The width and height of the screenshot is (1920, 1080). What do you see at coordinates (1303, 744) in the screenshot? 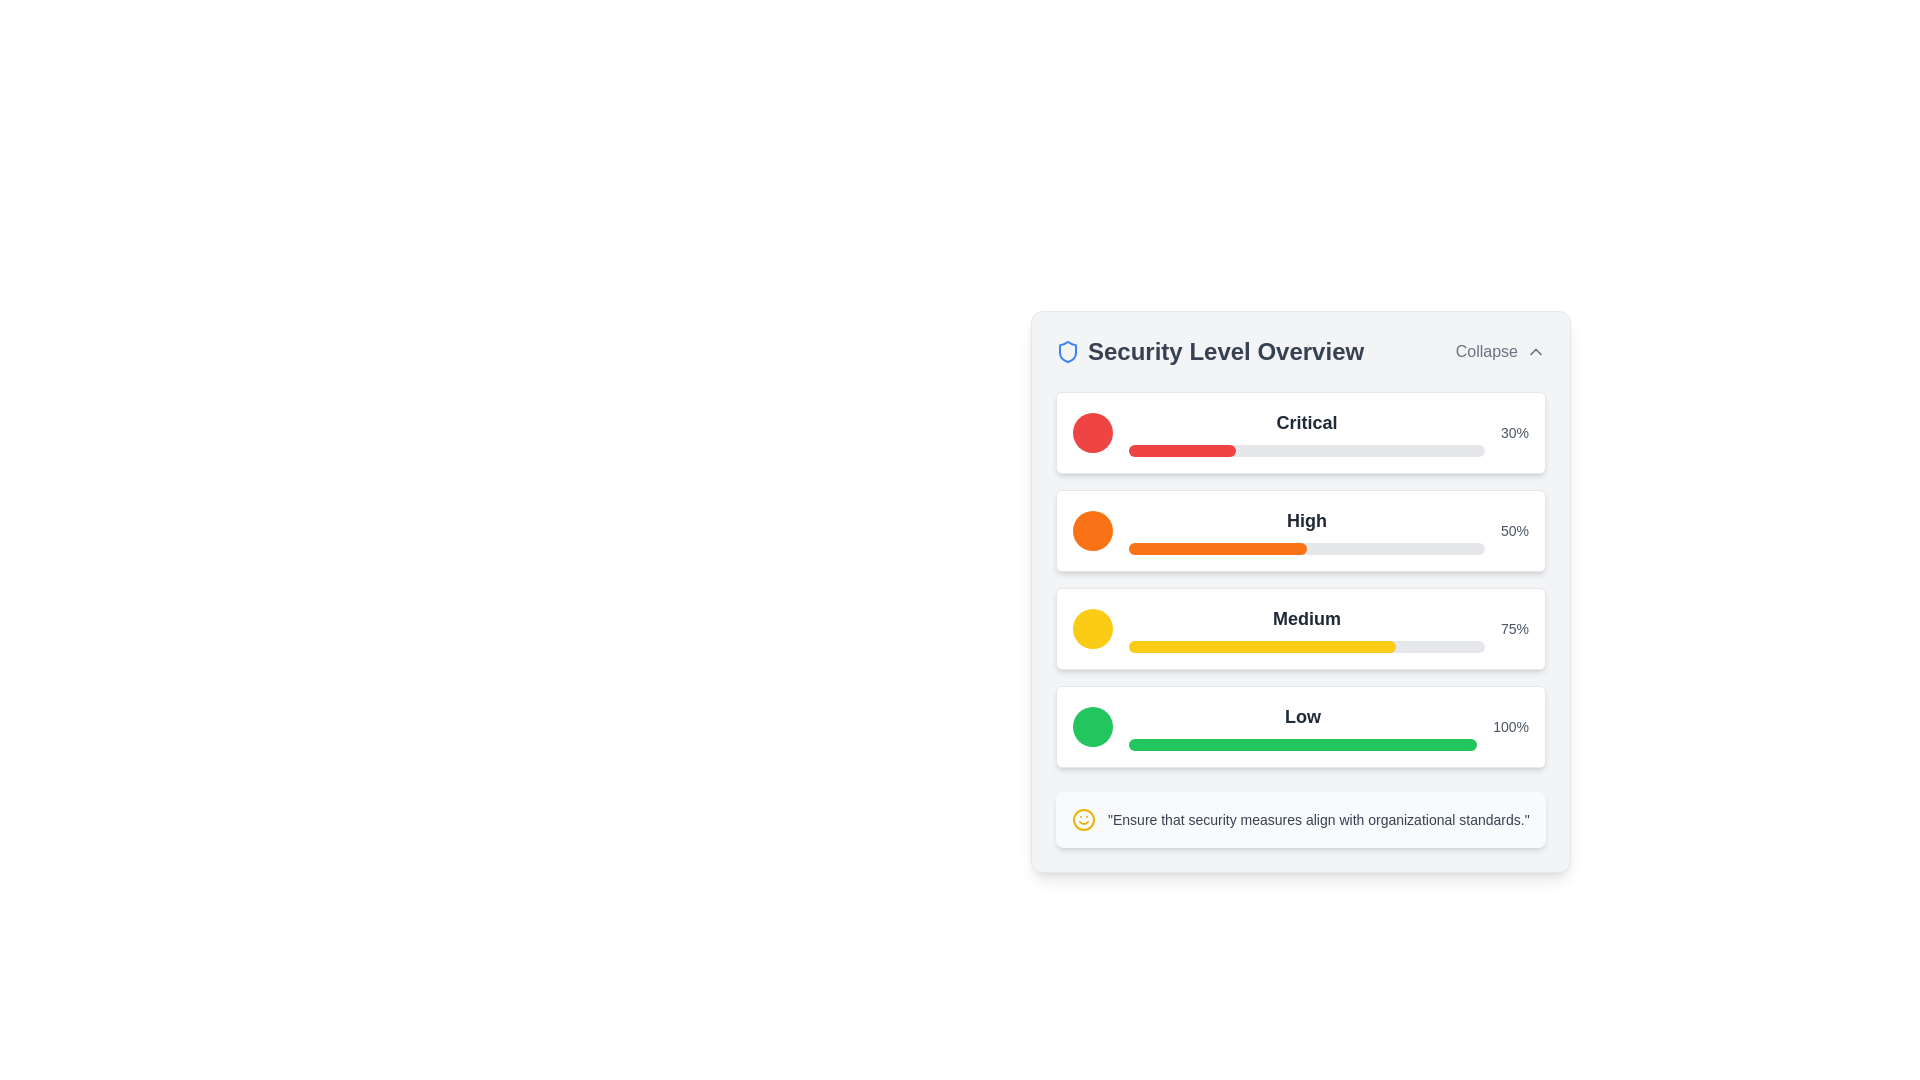
I see `the progress bar indicating completion level, located at the bottommost row under 'Security Level Overview', directly beneath the text 'Low'` at bounding box center [1303, 744].